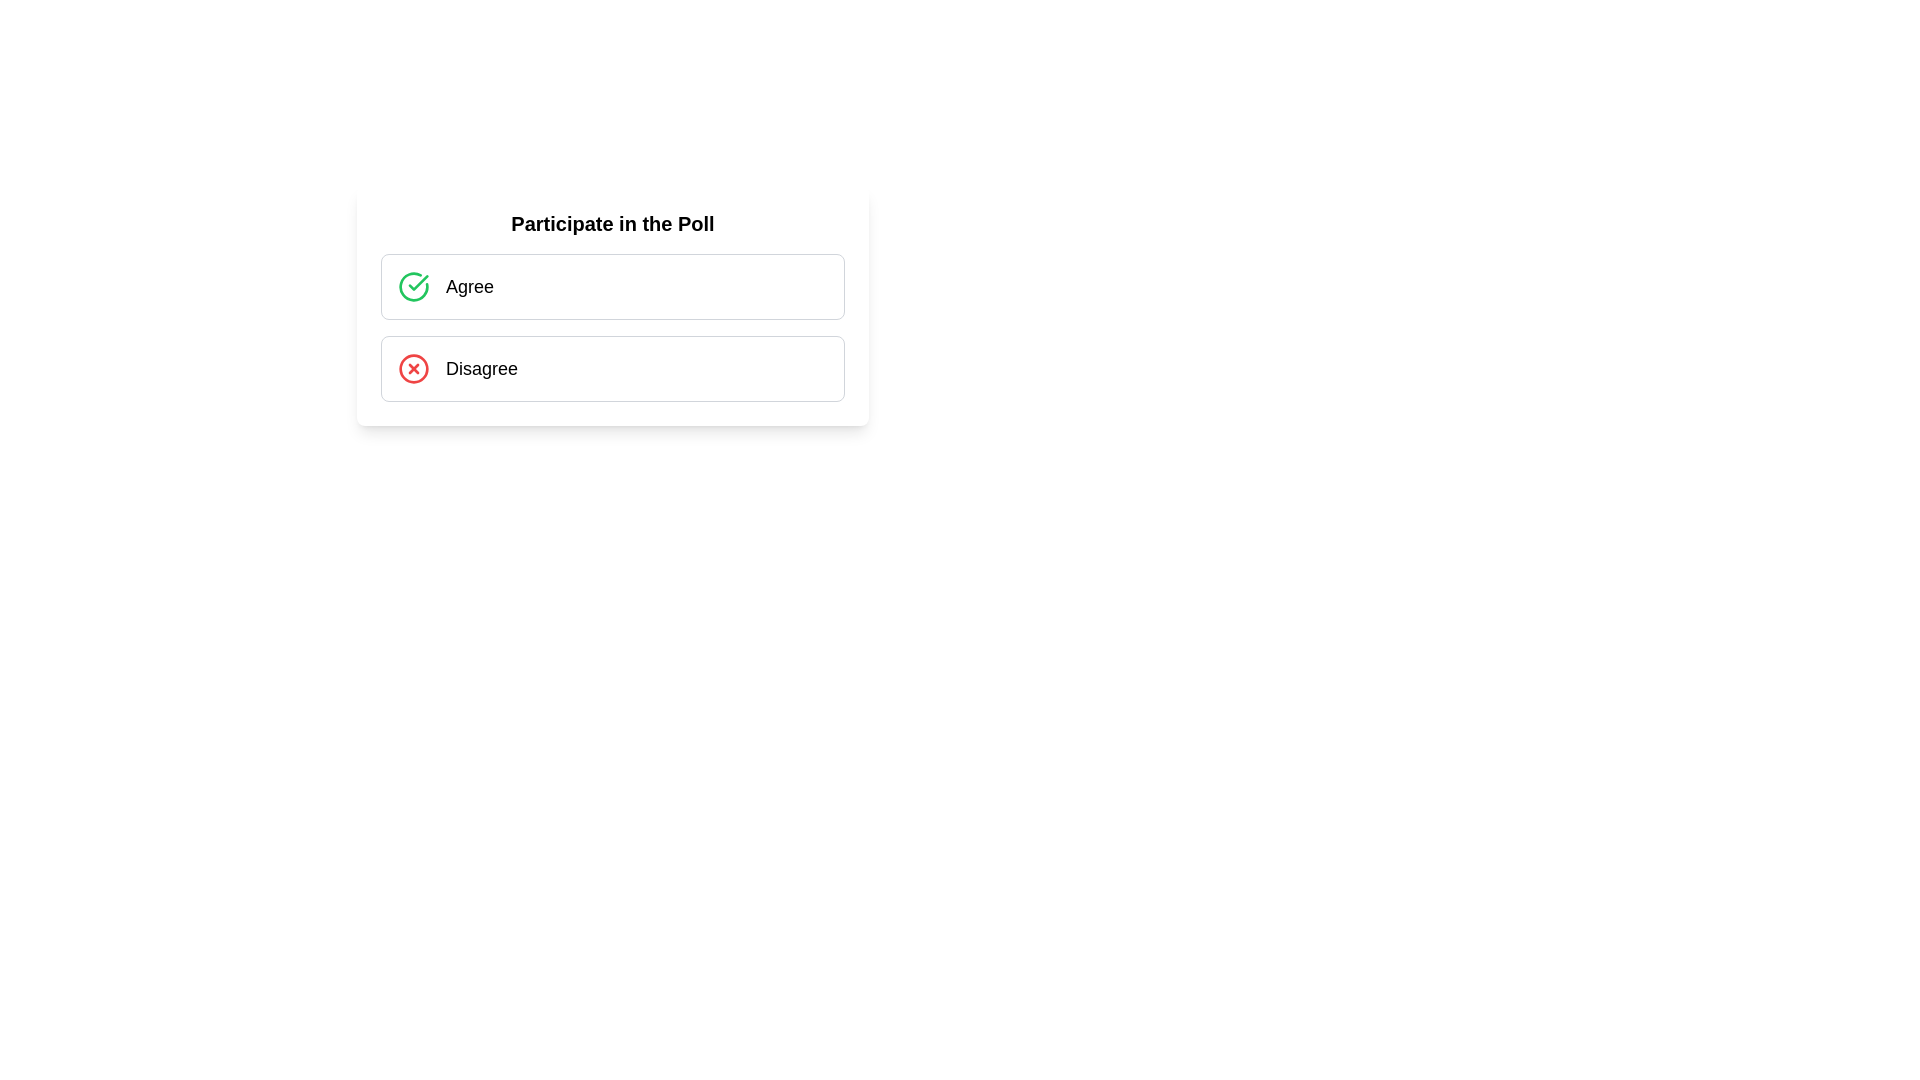  What do you see at coordinates (612, 286) in the screenshot?
I see `the first selectable option in the vertically stacked group, which allows users to choose this option in response to a prompt` at bounding box center [612, 286].